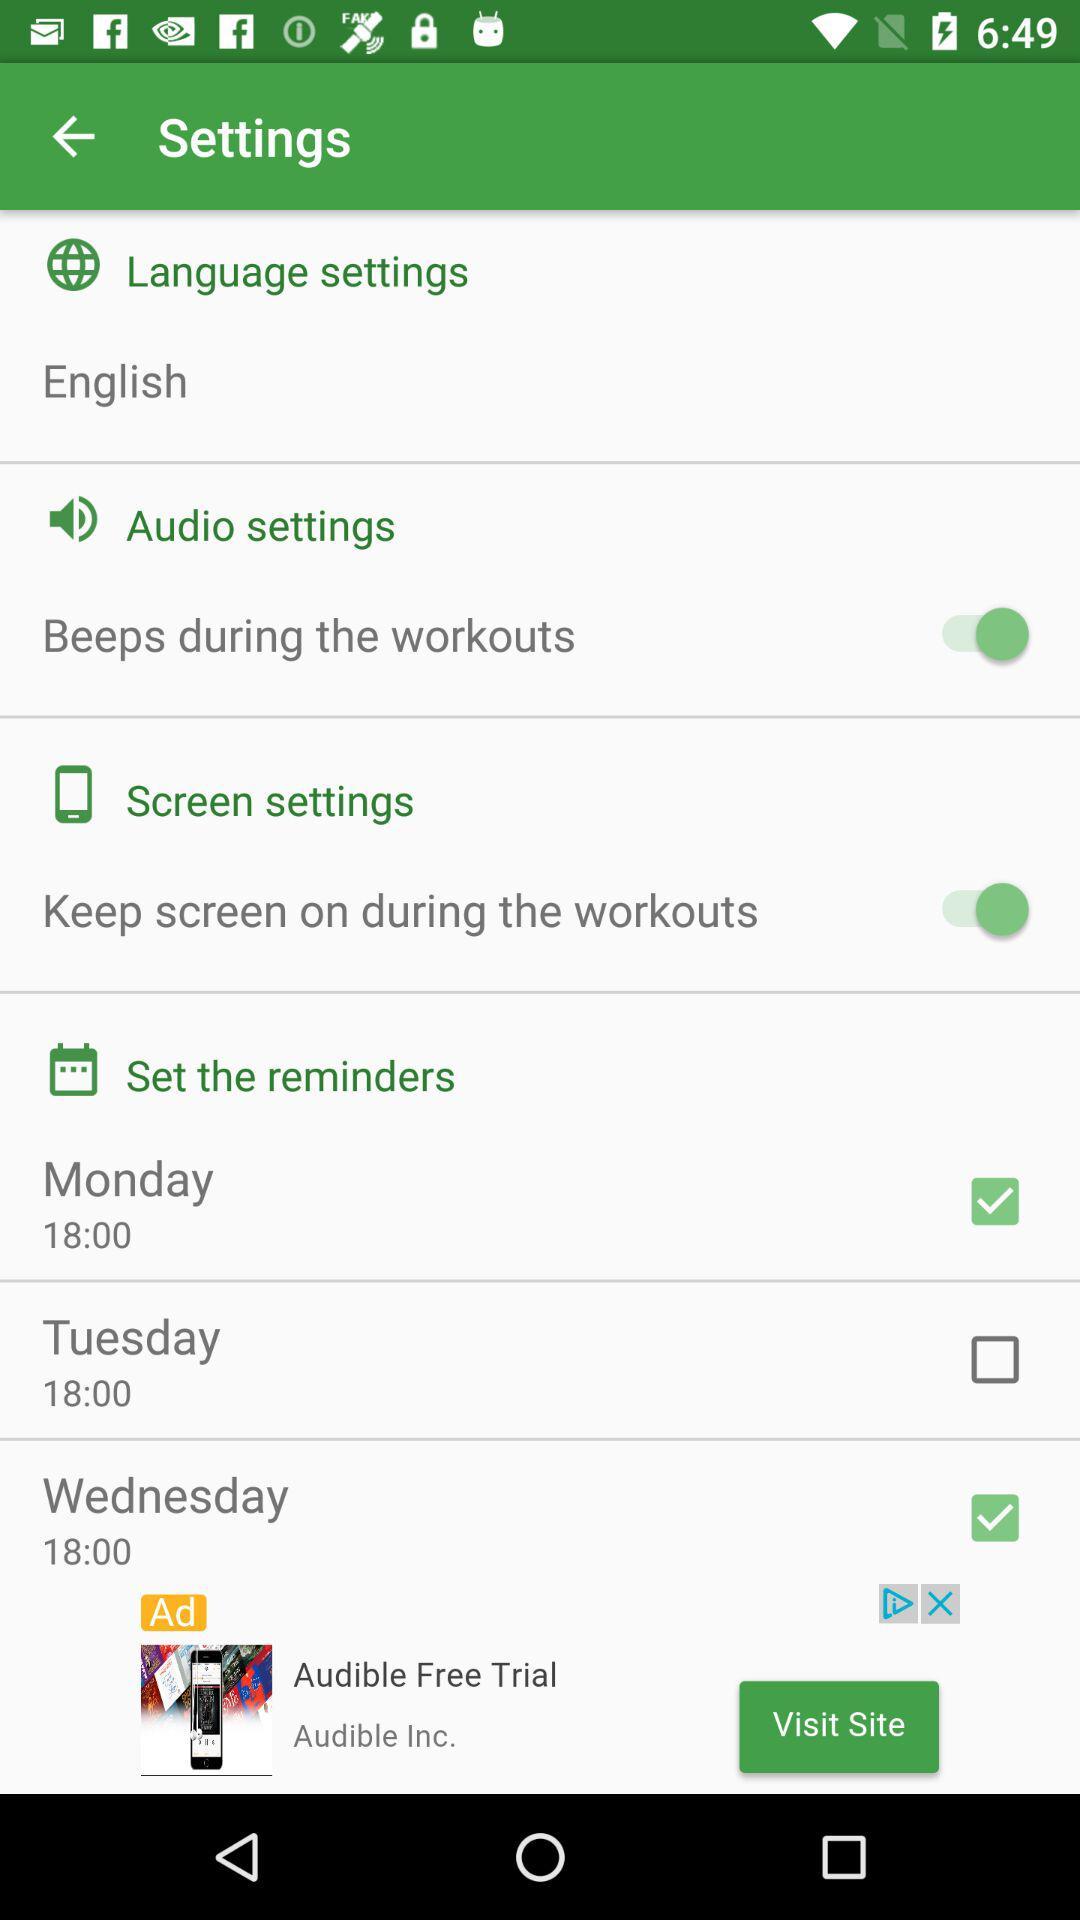 This screenshot has width=1080, height=1920. I want to click on the box, so click(995, 1359).